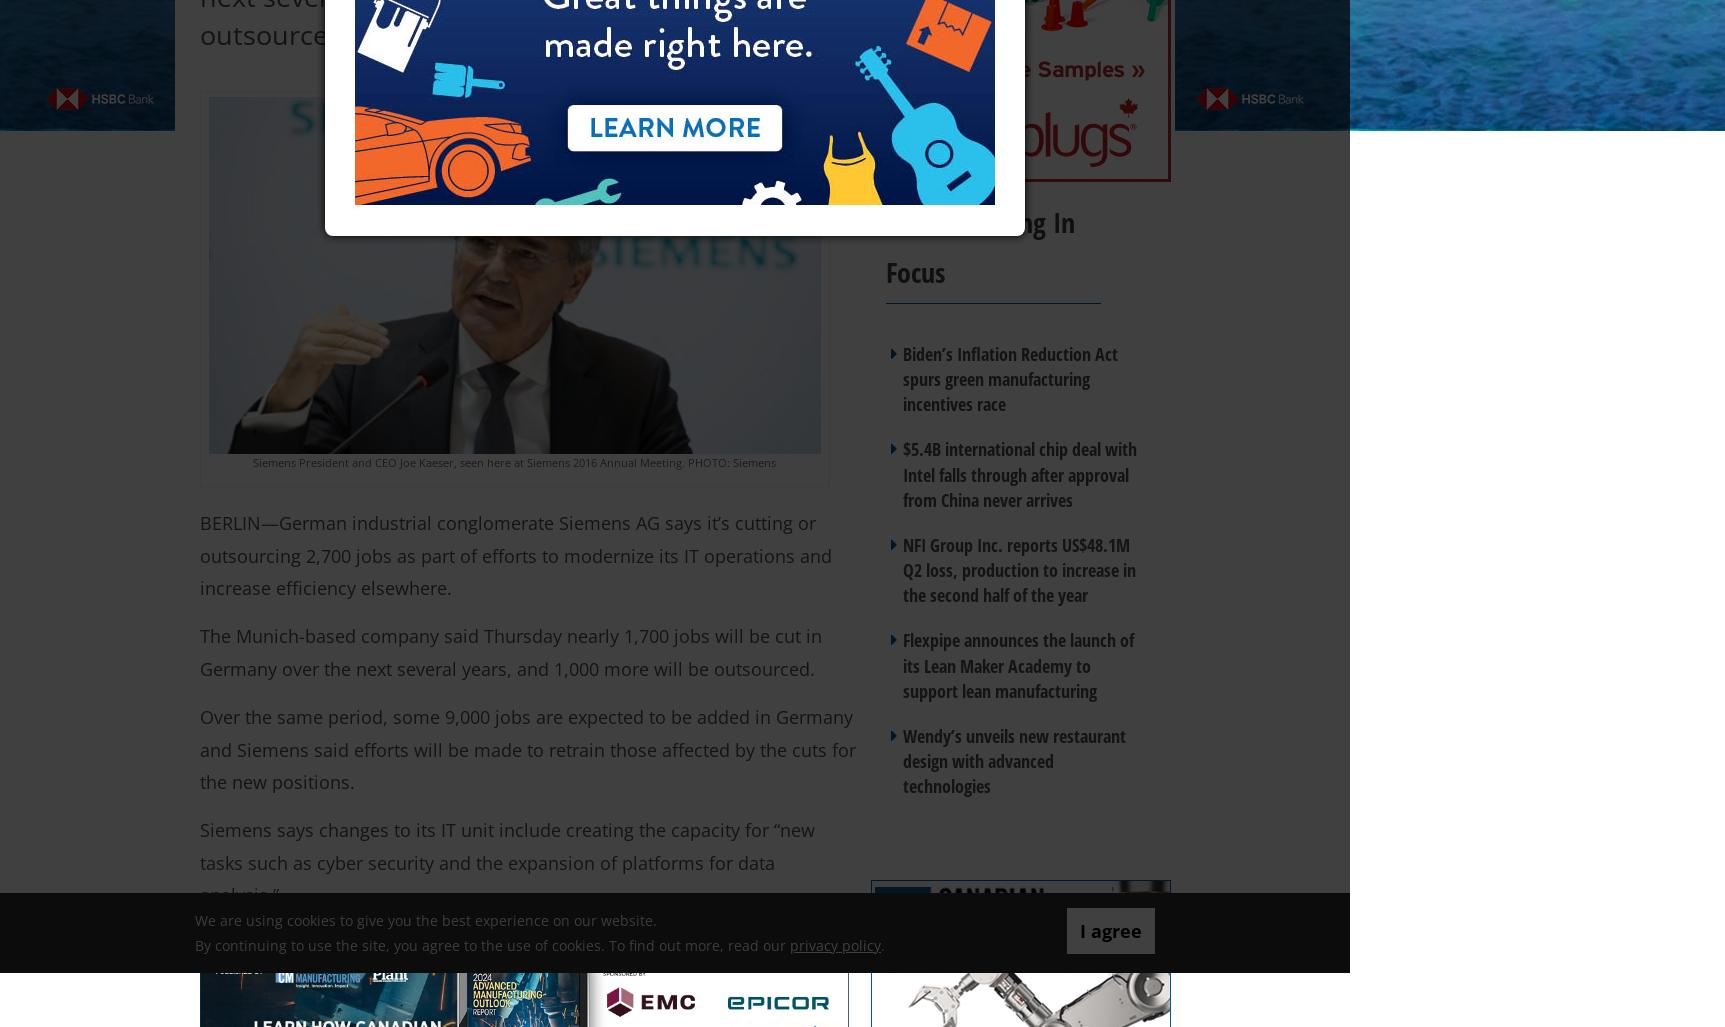 This screenshot has width=1725, height=1027. What do you see at coordinates (514, 462) in the screenshot?
I see `'Siemens President and CEO Joe Kaeser, seen here at Siemens 2016 Annual Meeting. PHOTO: Siemens'` at bounding box center [514, 462].